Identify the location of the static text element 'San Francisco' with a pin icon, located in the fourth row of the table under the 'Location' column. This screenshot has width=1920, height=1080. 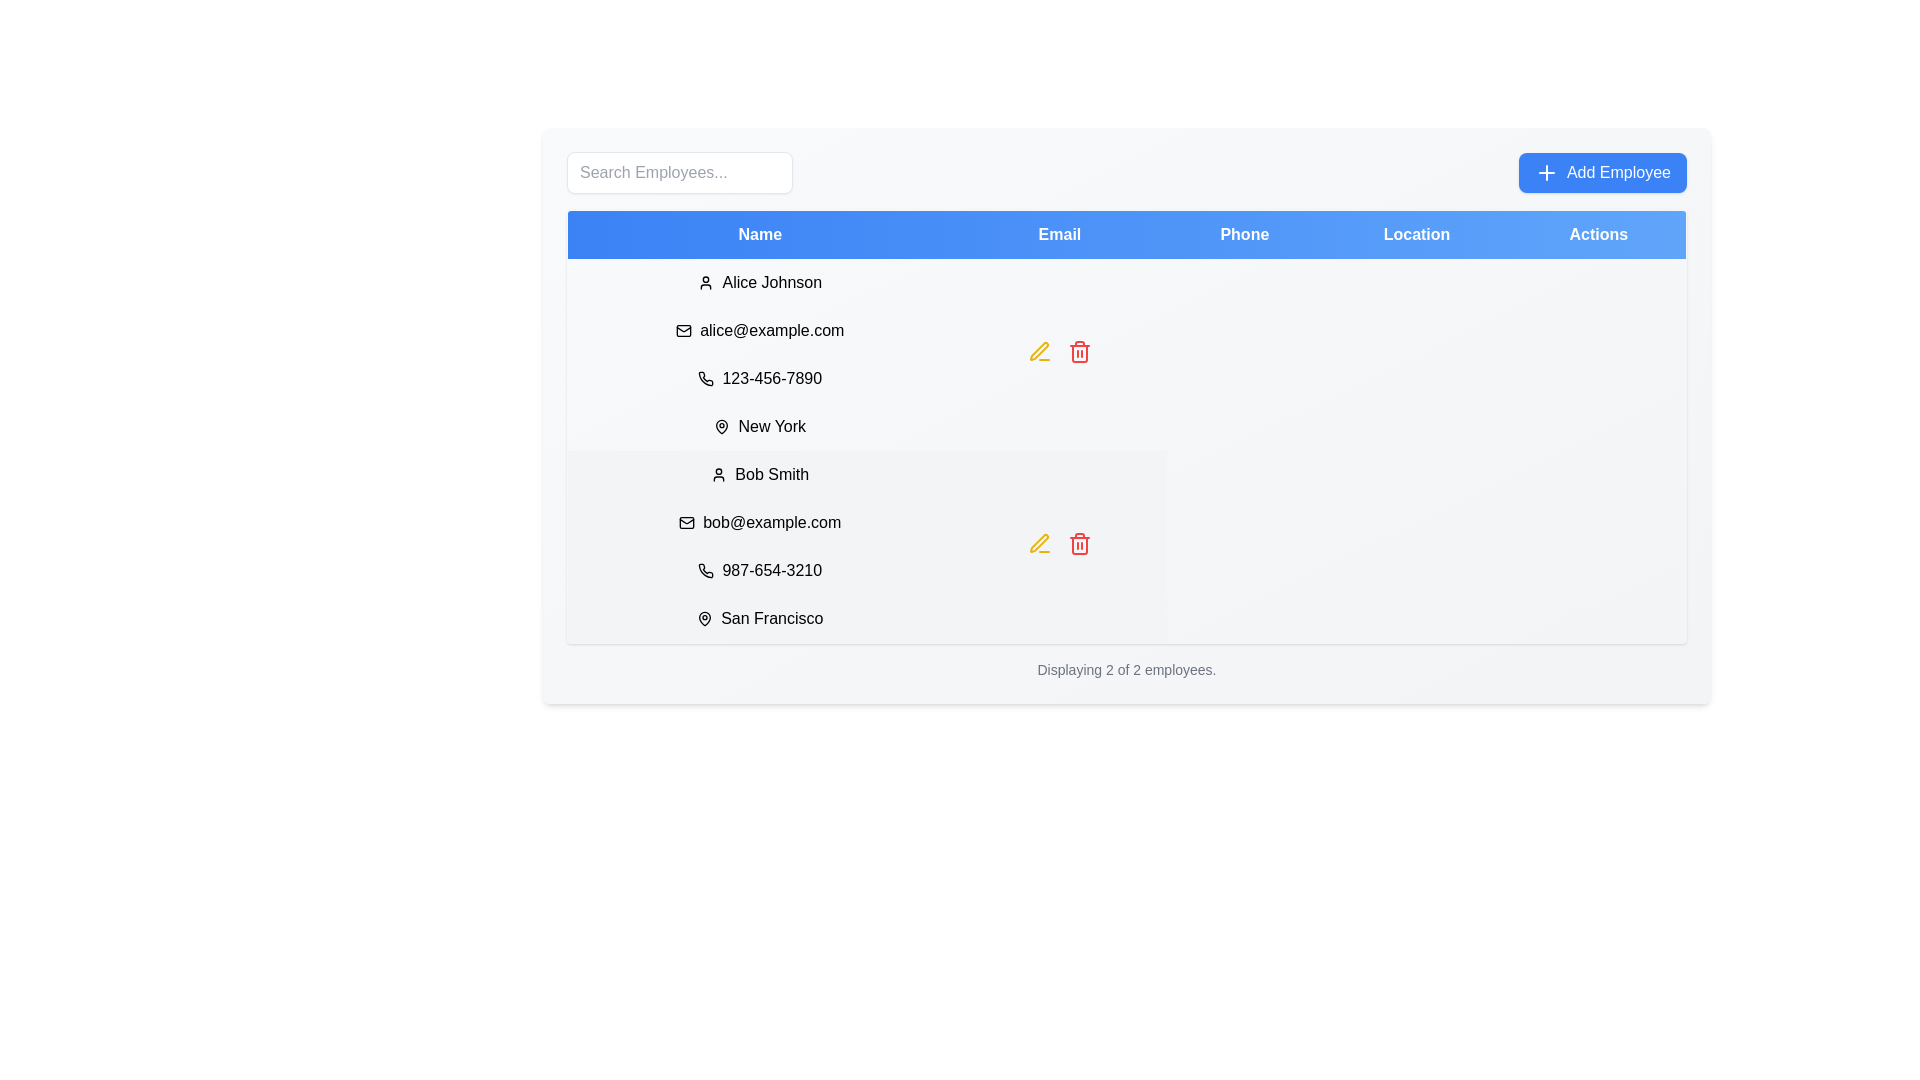
(759, 617).